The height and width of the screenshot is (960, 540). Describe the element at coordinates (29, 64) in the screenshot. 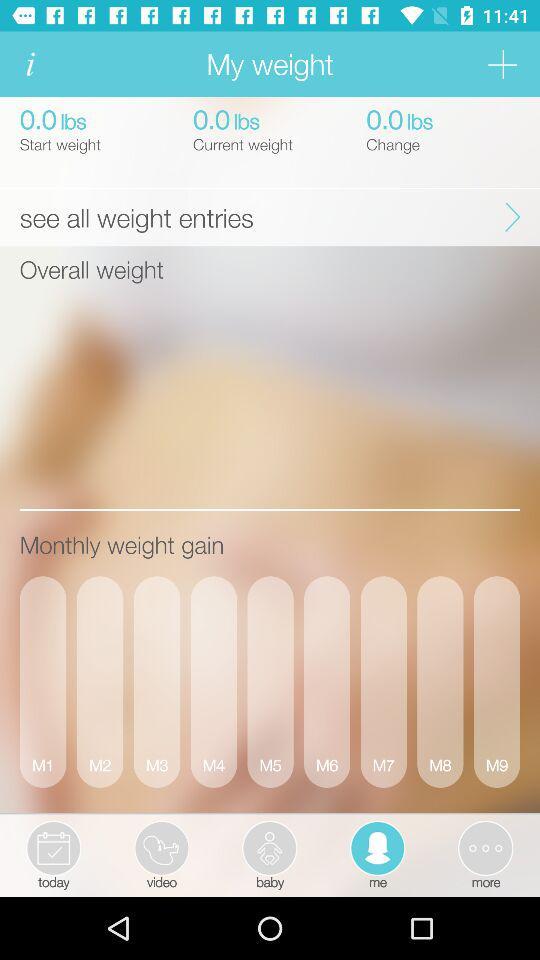

I see `the icon next to my weight icon` at that location.